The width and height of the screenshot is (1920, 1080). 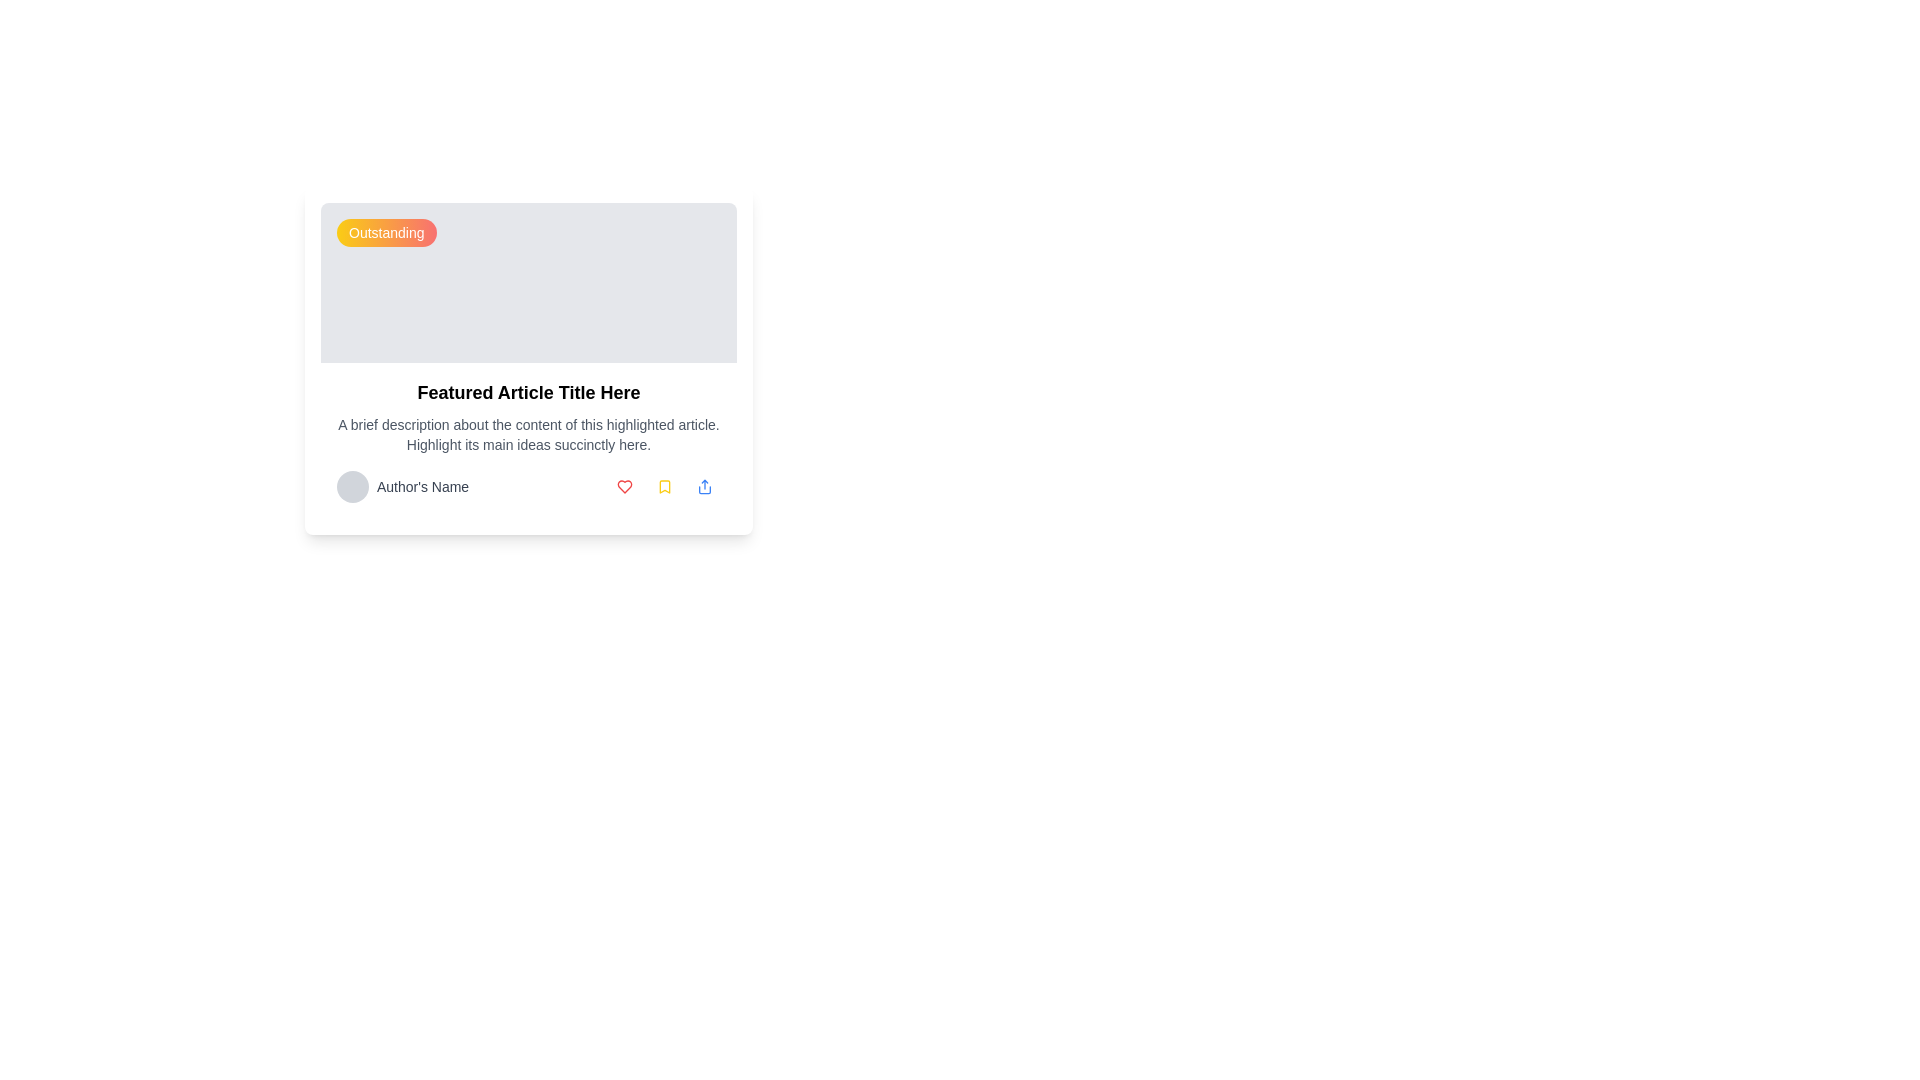 I want to click on the circular button with a blue outline and an upward arrow icon, so click(x=705, y=486).